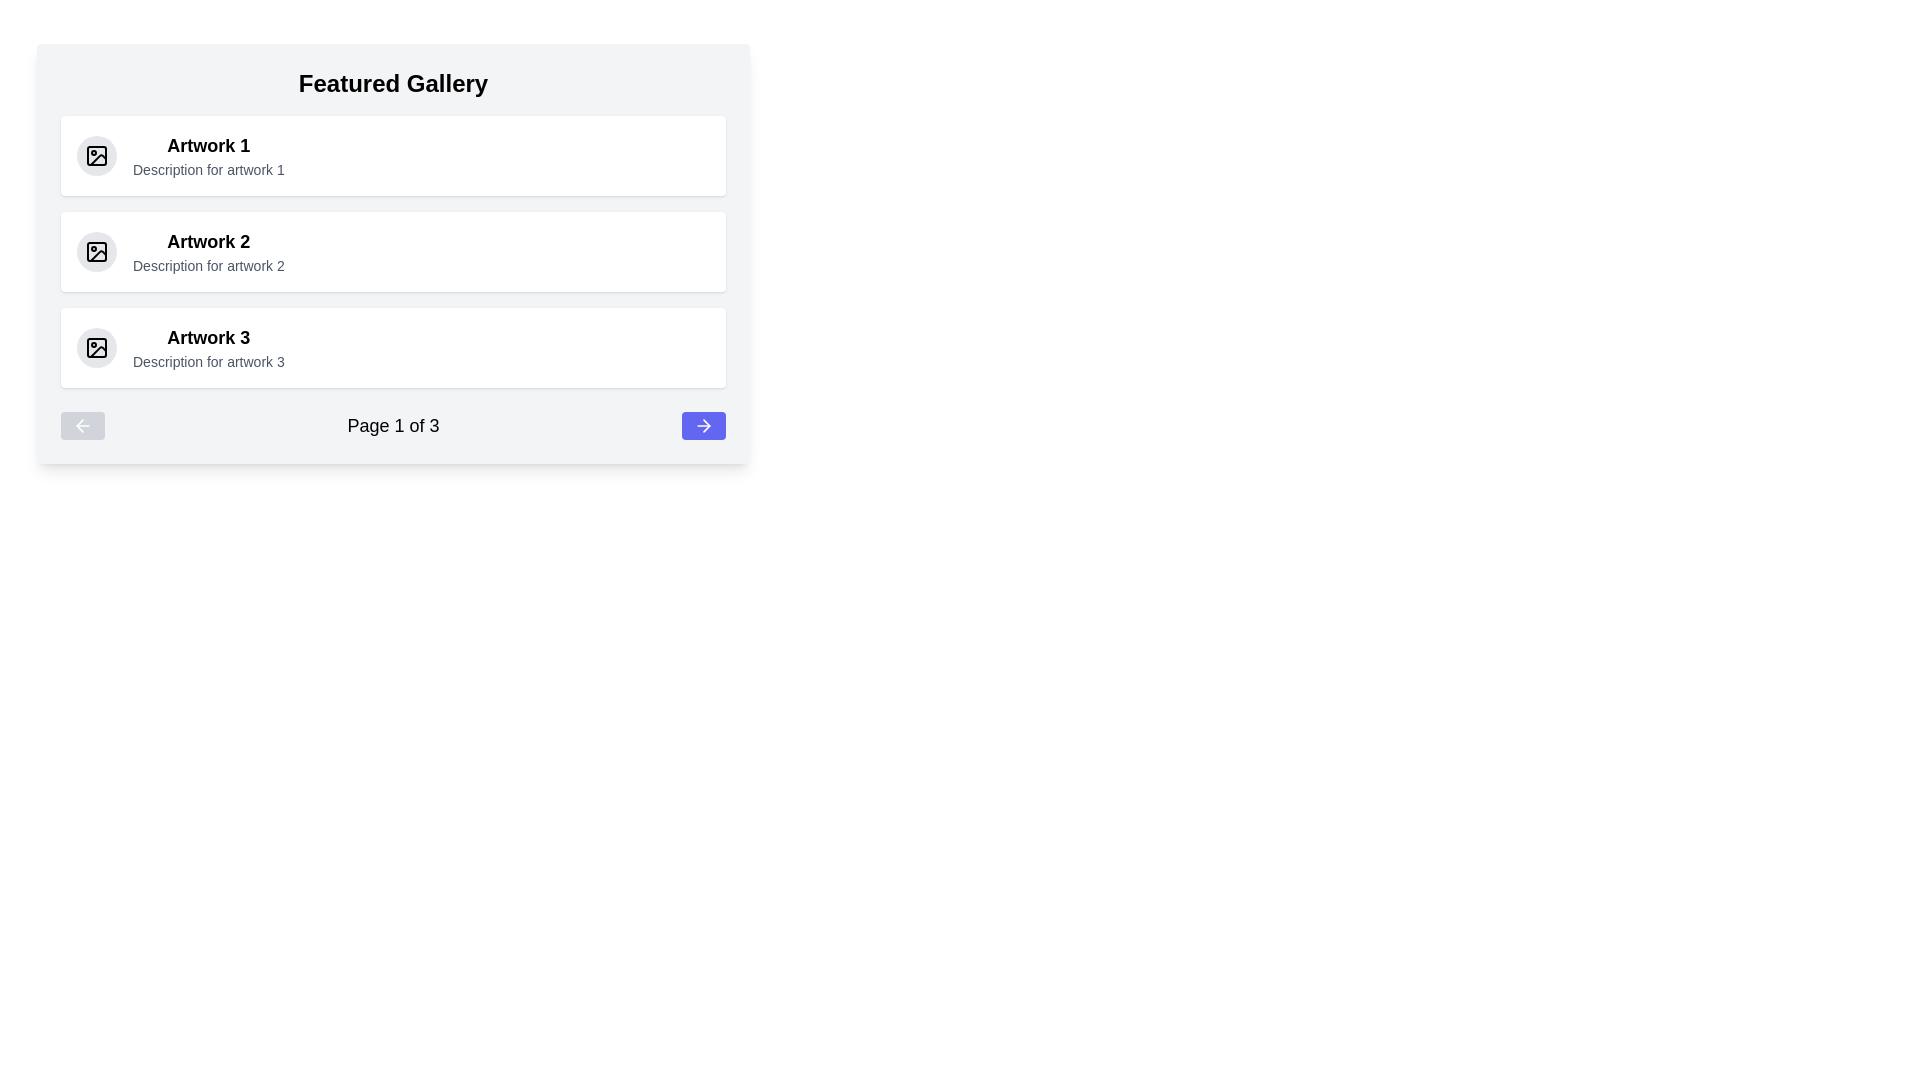 The height and width of the screenshot is (1080, 1920). I want to click on the text label providing additional context for 'Artwork 3', which is positioned directly below its title in the third artwork entry of the gallery, so click(208, 362).